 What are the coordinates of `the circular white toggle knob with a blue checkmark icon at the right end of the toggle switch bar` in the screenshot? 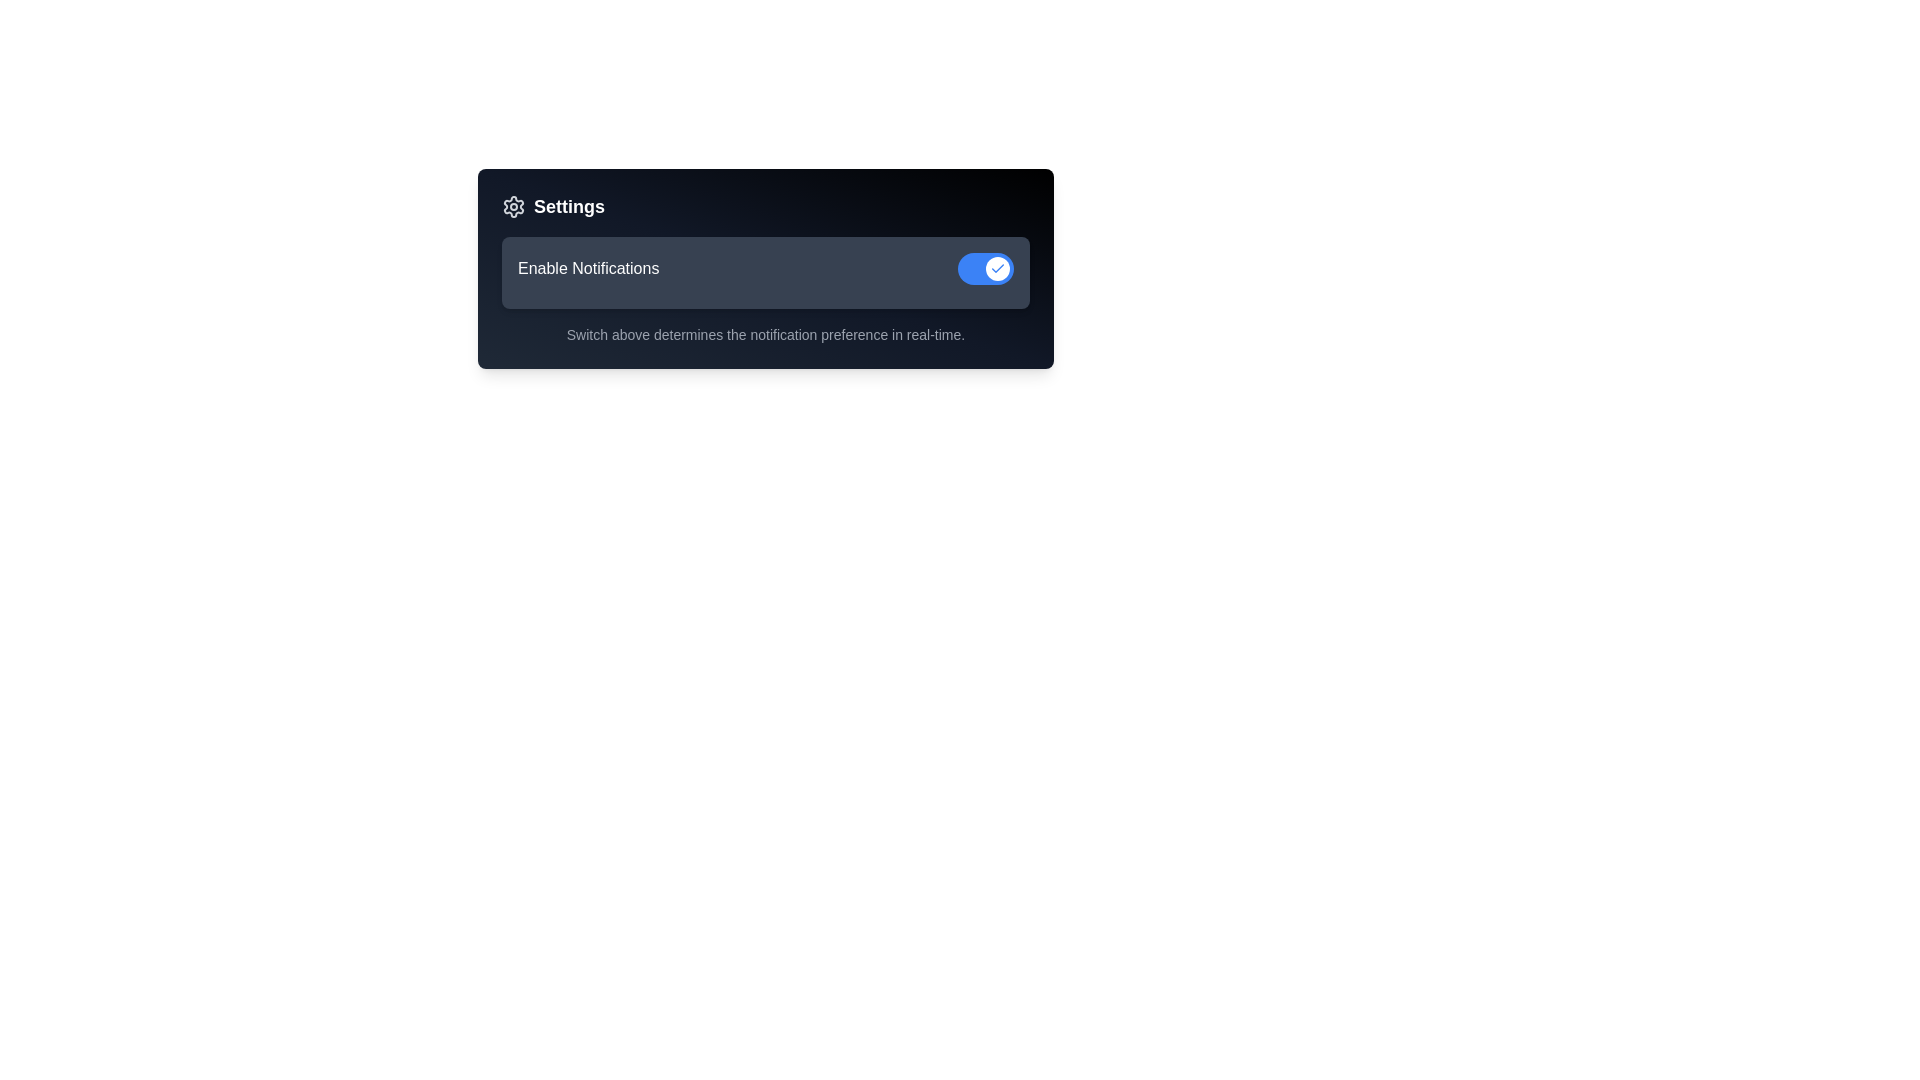 It's located at (998, 268).